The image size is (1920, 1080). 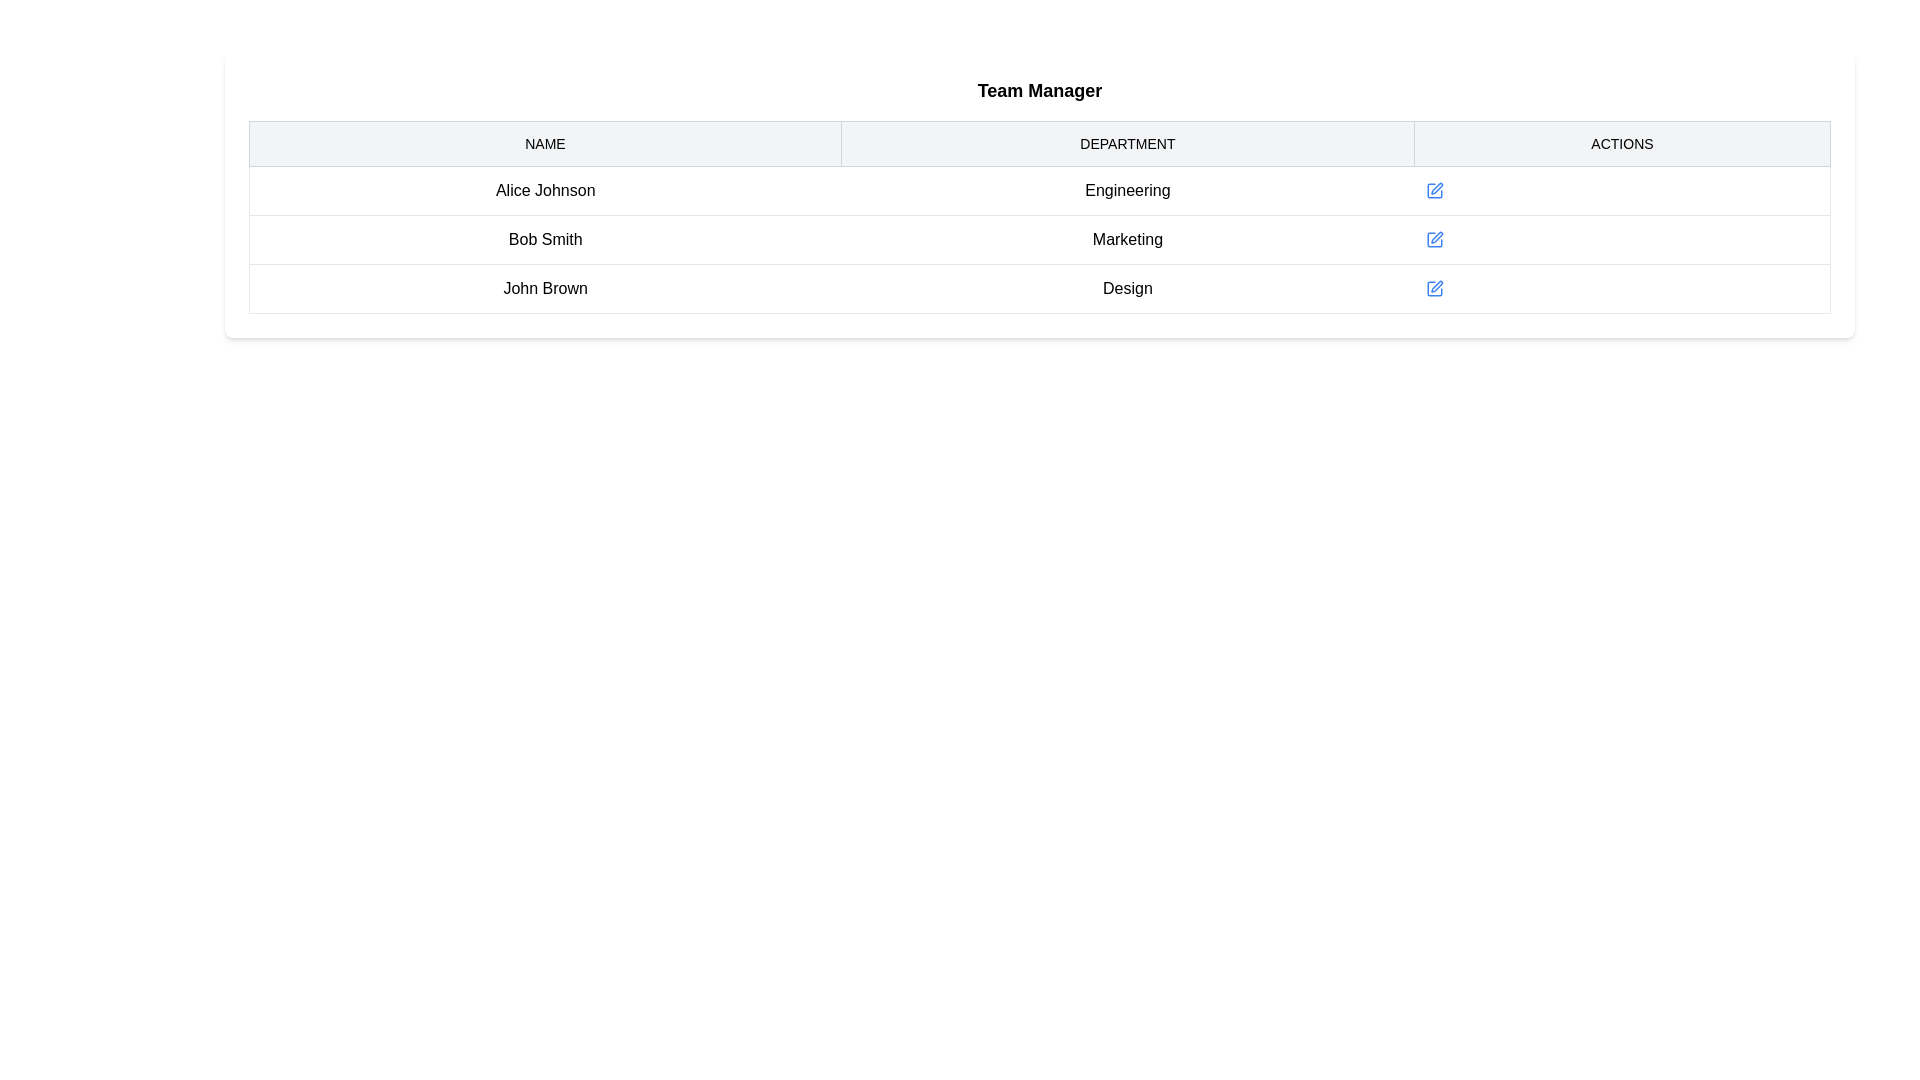 I want to click on the text label identifying the department associated with 'Alice Johnson' located in the second column of the first row of the table under the 'DEPARTMENT' header, so click(x=1128, y=191).